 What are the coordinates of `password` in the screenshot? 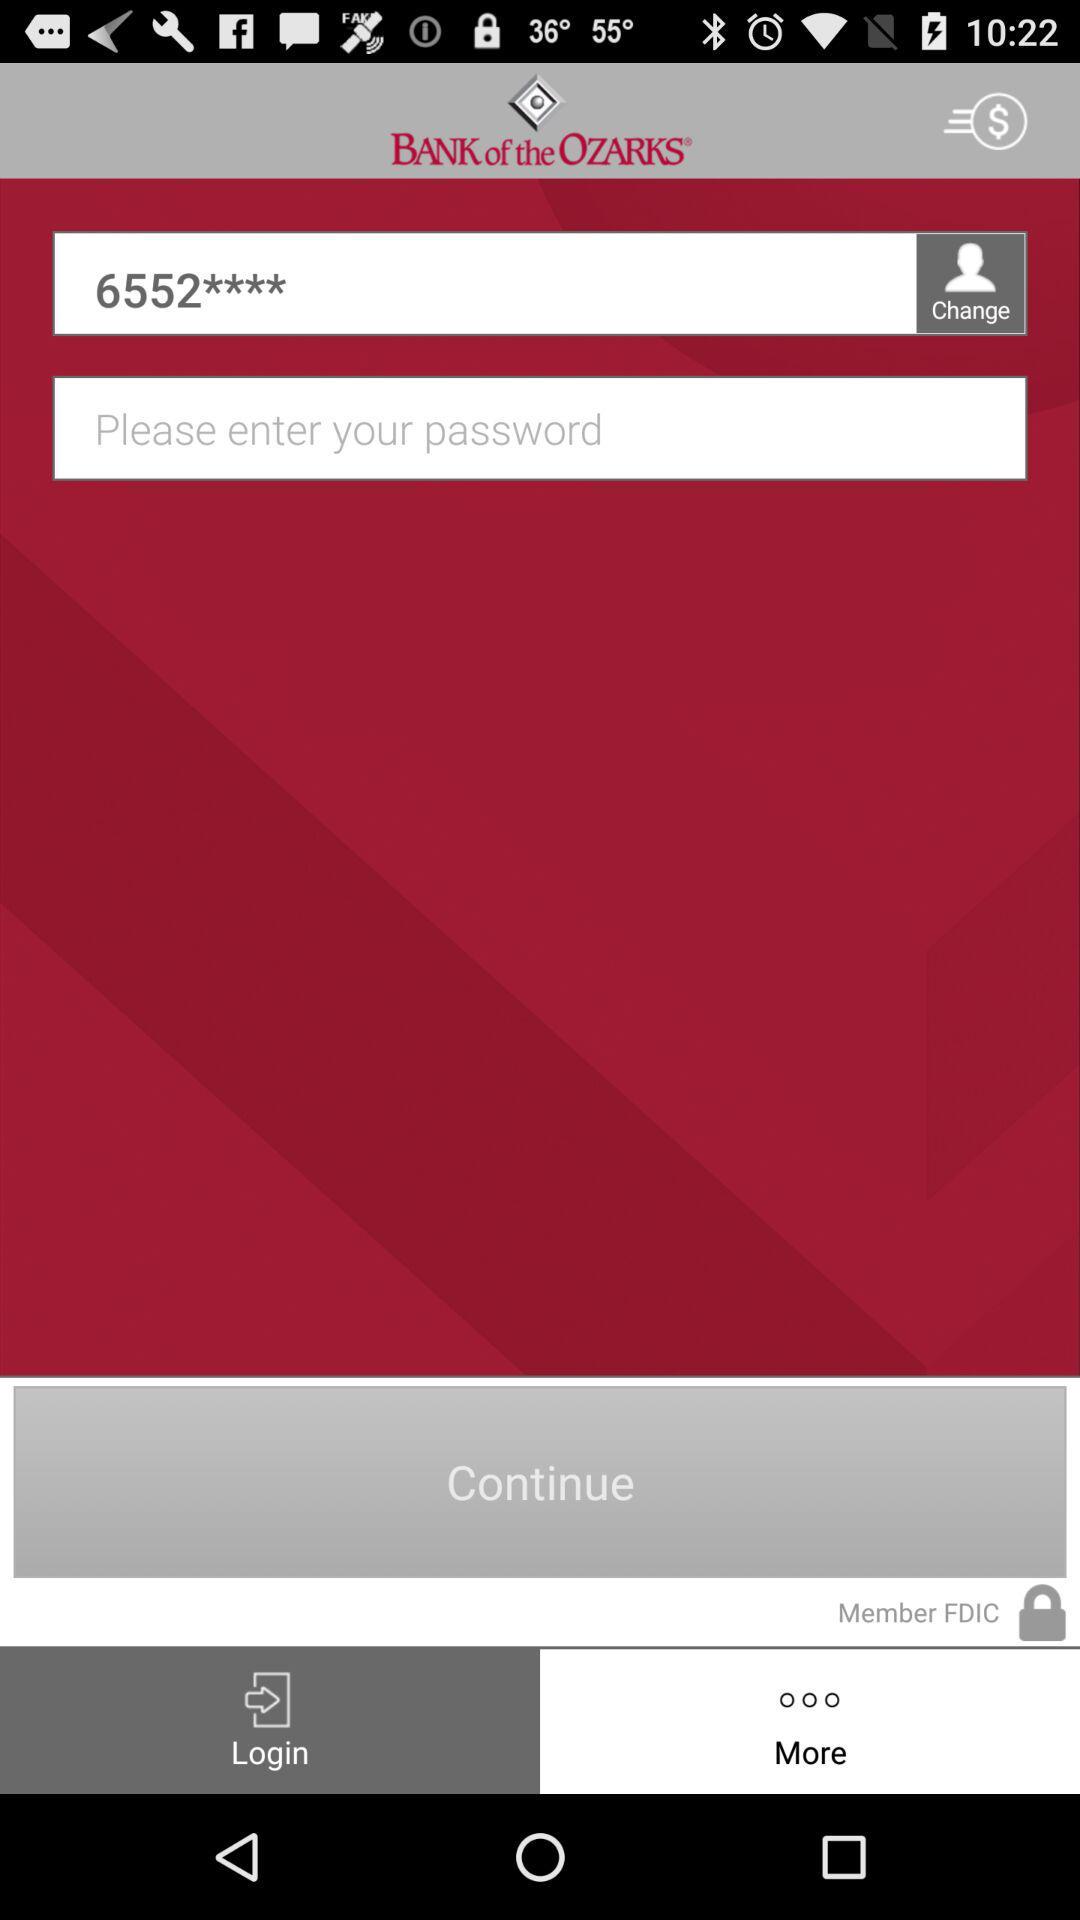 It's located at (550, 427).